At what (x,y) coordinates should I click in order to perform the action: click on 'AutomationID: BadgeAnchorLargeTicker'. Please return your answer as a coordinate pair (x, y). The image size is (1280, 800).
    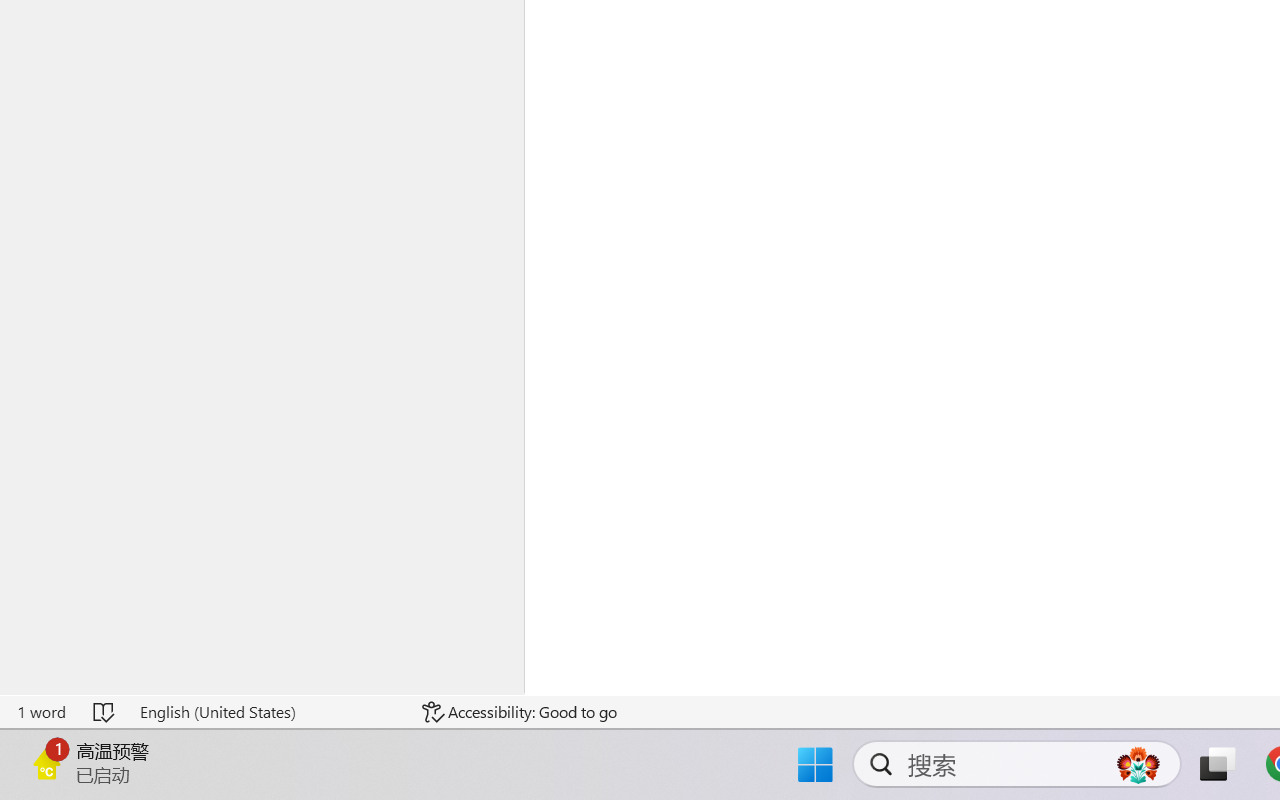
    Looking at the image, I should click on (46, 762).